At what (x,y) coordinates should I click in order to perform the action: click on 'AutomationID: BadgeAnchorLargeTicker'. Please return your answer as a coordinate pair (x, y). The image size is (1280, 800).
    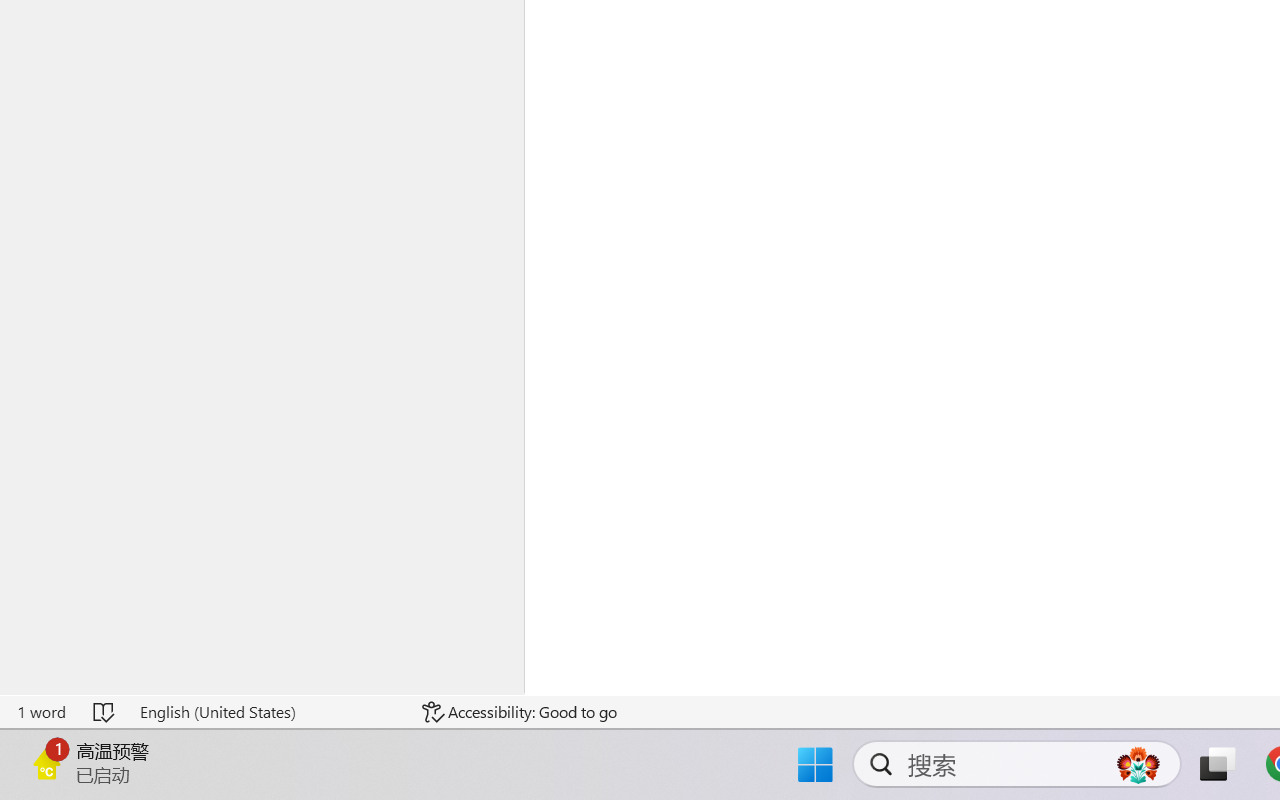
    Looking at the image, I should click on (46, 762).